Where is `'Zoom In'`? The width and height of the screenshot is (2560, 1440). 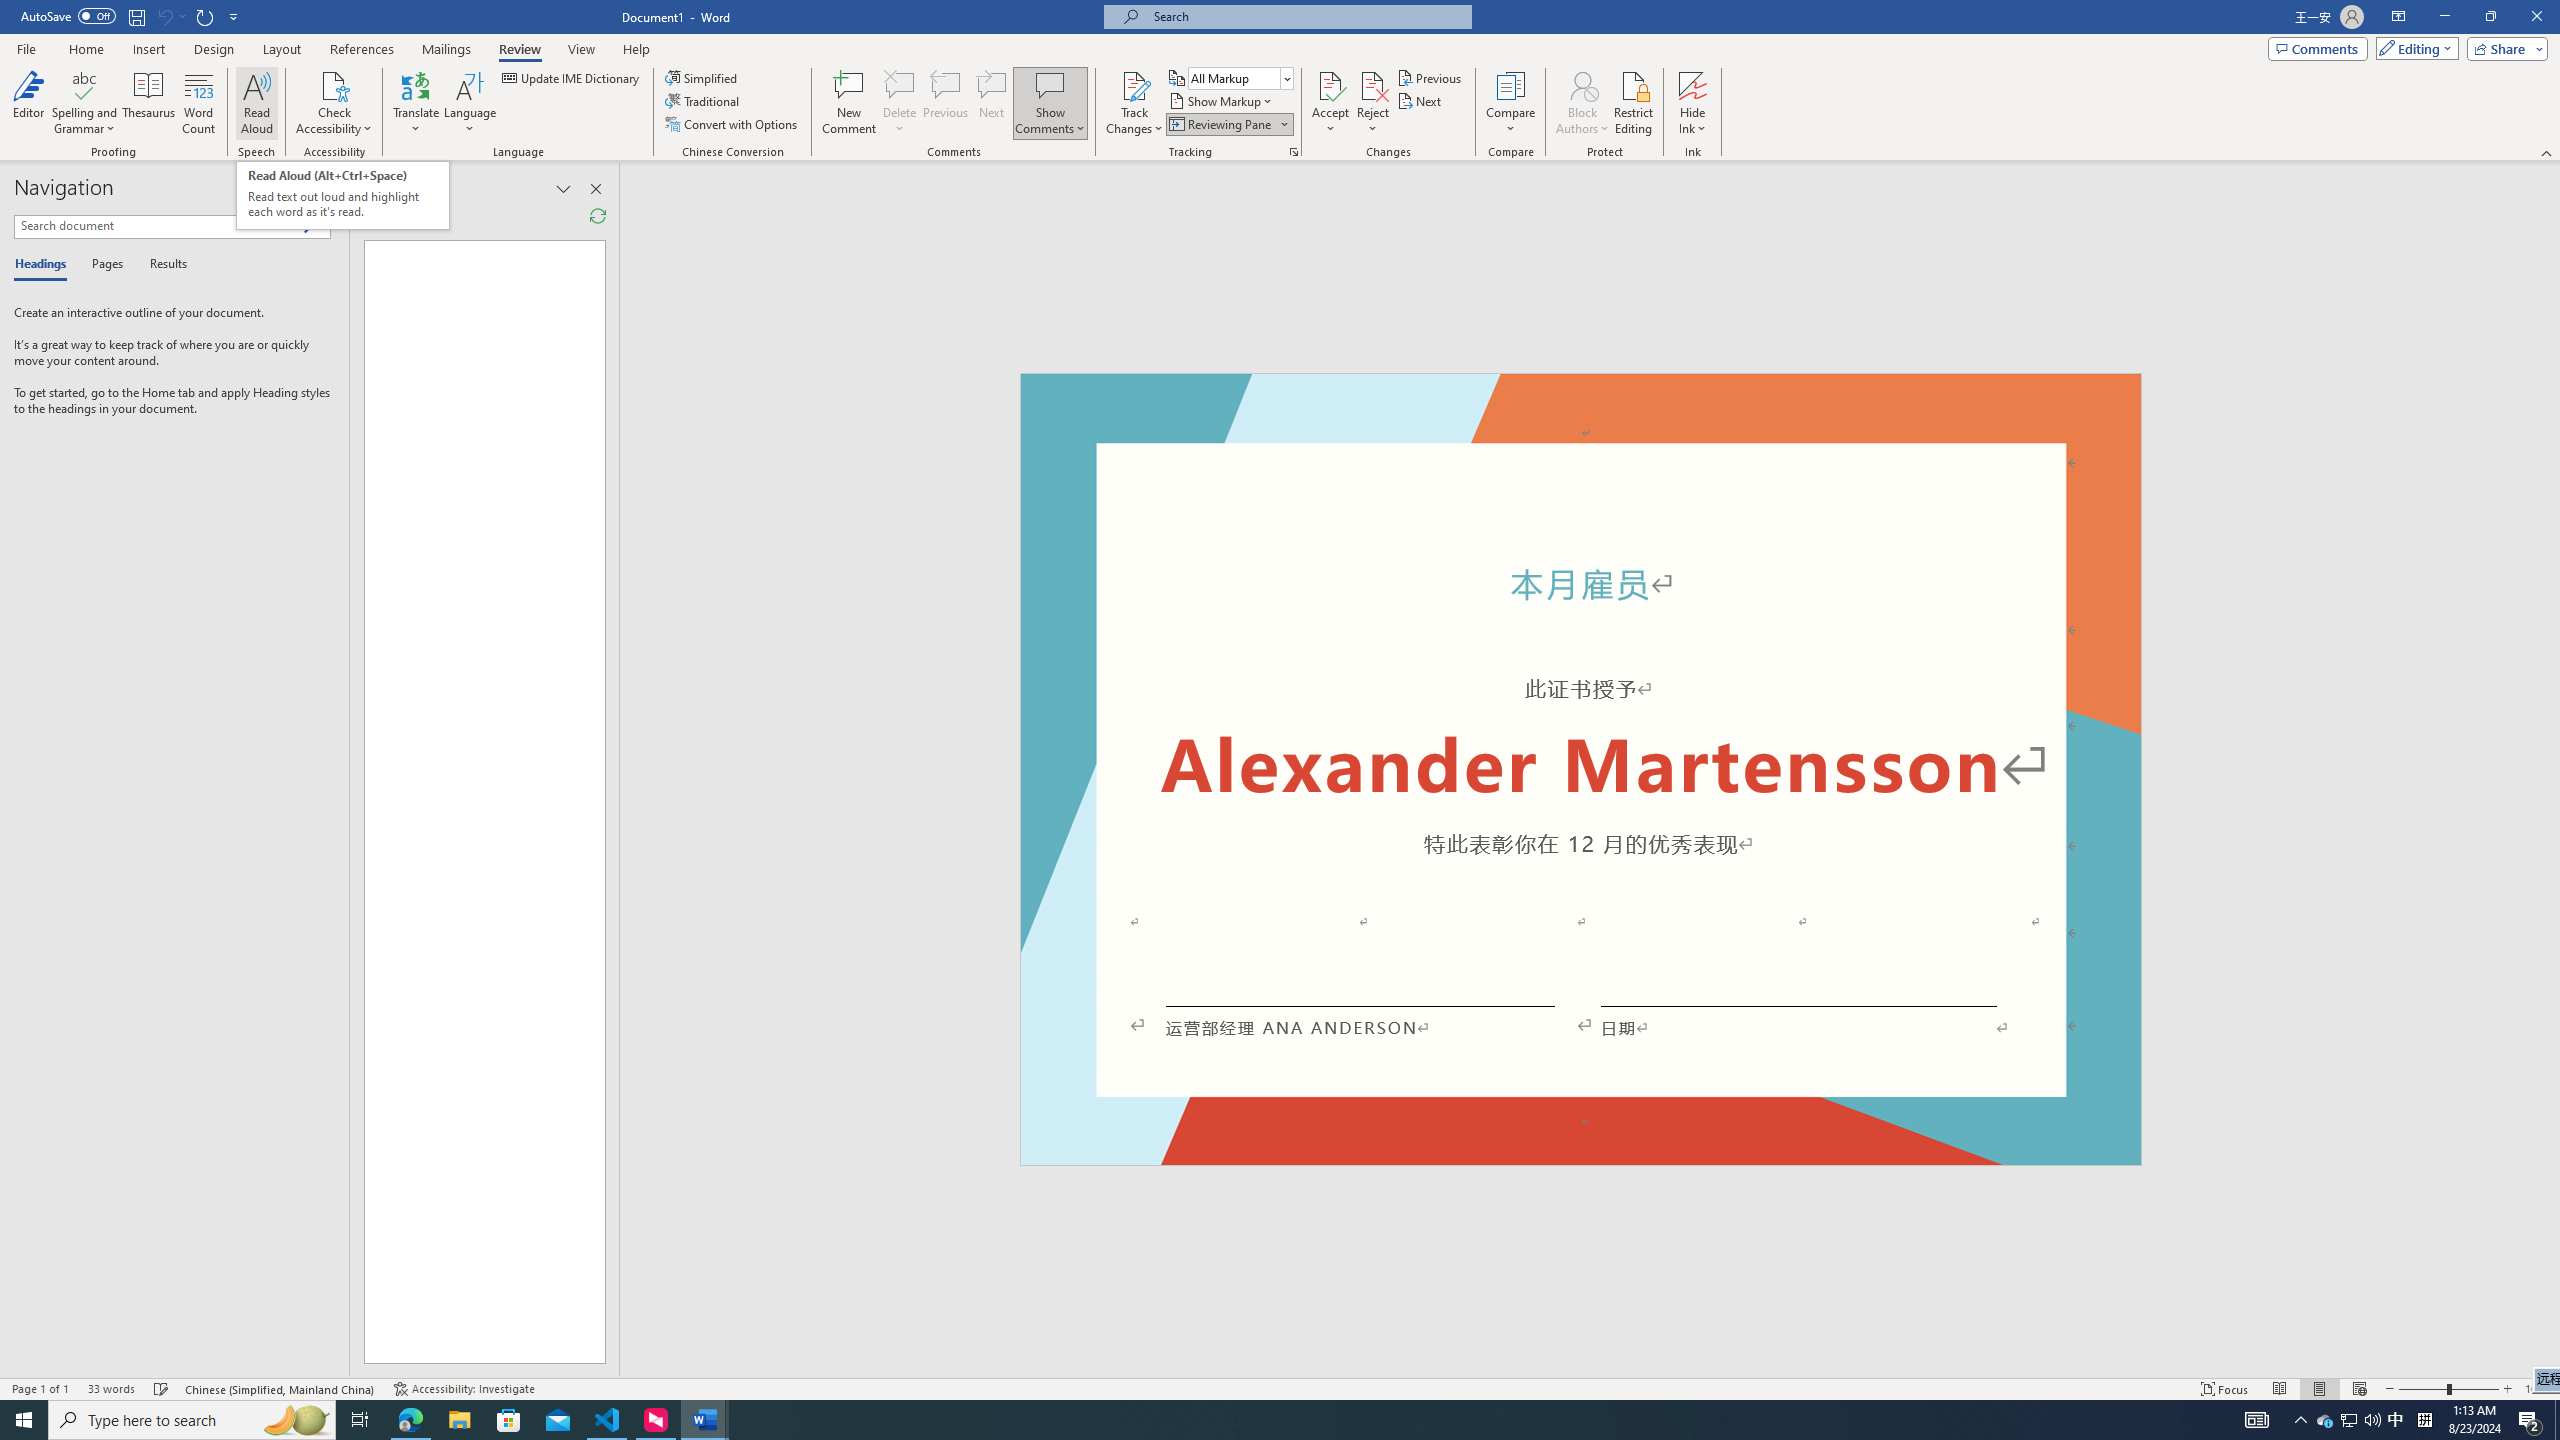
'Zoom In' is located at coordinates (2507, 1389).